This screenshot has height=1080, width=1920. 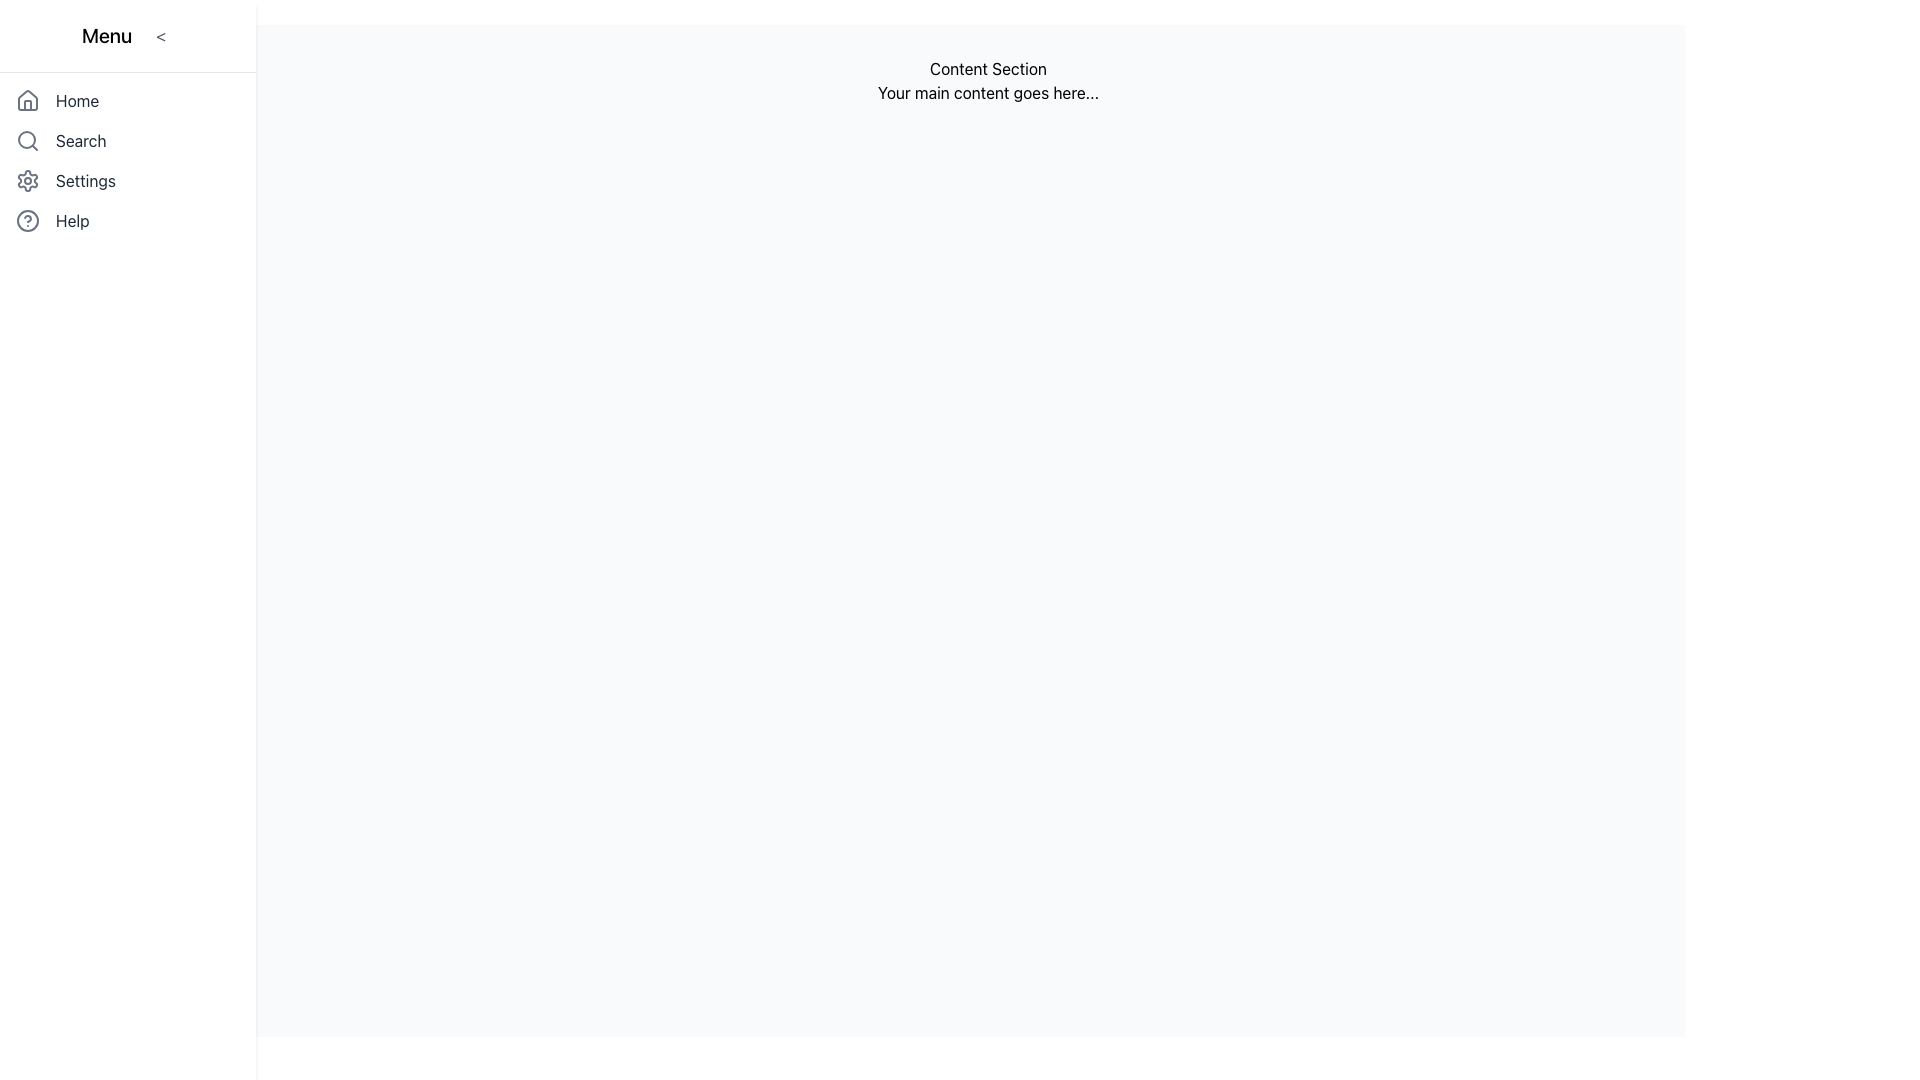 I want to click on the 'Search' icon located in the left menu section beneath the 'Home' menu item, which visually indicates the 'Search' functionality, so click(x=28, y=140).